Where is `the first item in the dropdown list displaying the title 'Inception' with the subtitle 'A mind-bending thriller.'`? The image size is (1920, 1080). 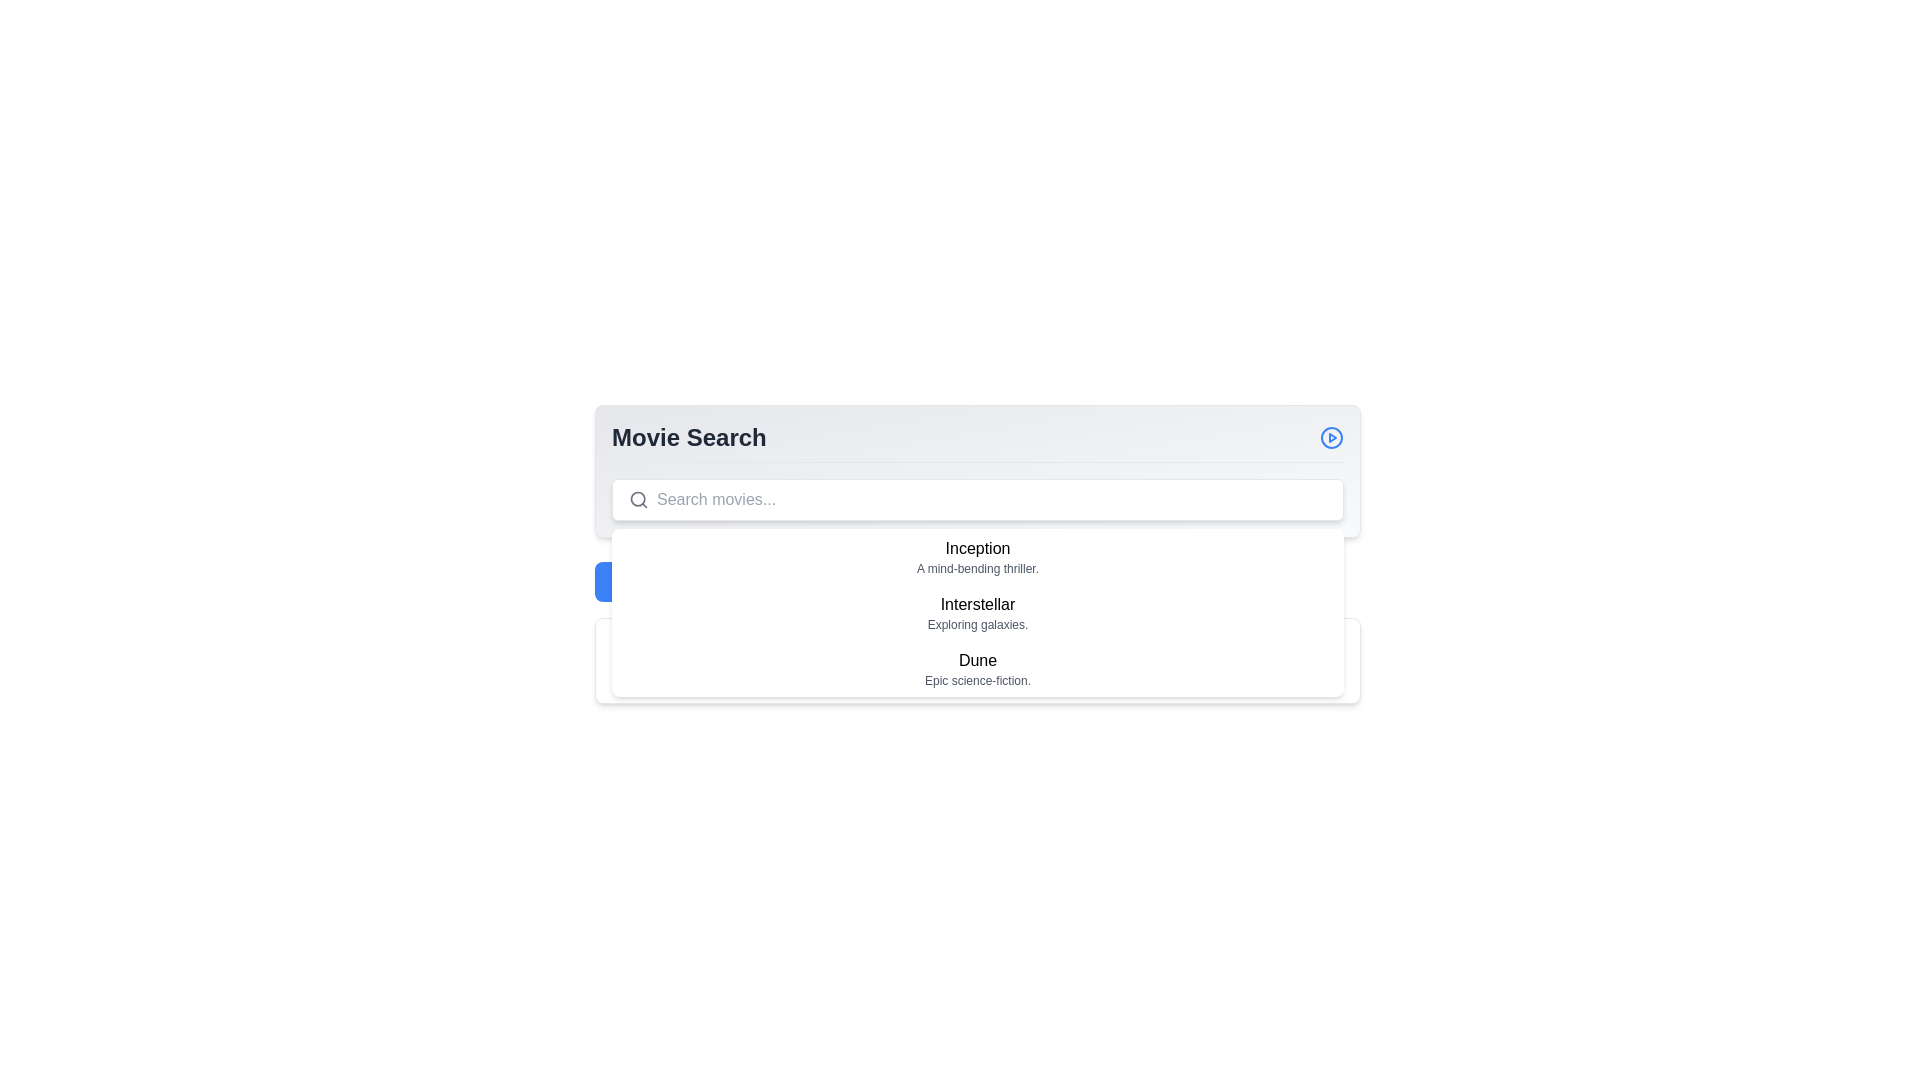 the first item in the dropdown list displaying the title 'Inception' with the subtitle 'A mind-bending thriller.' is located at coordinates (978, 556).